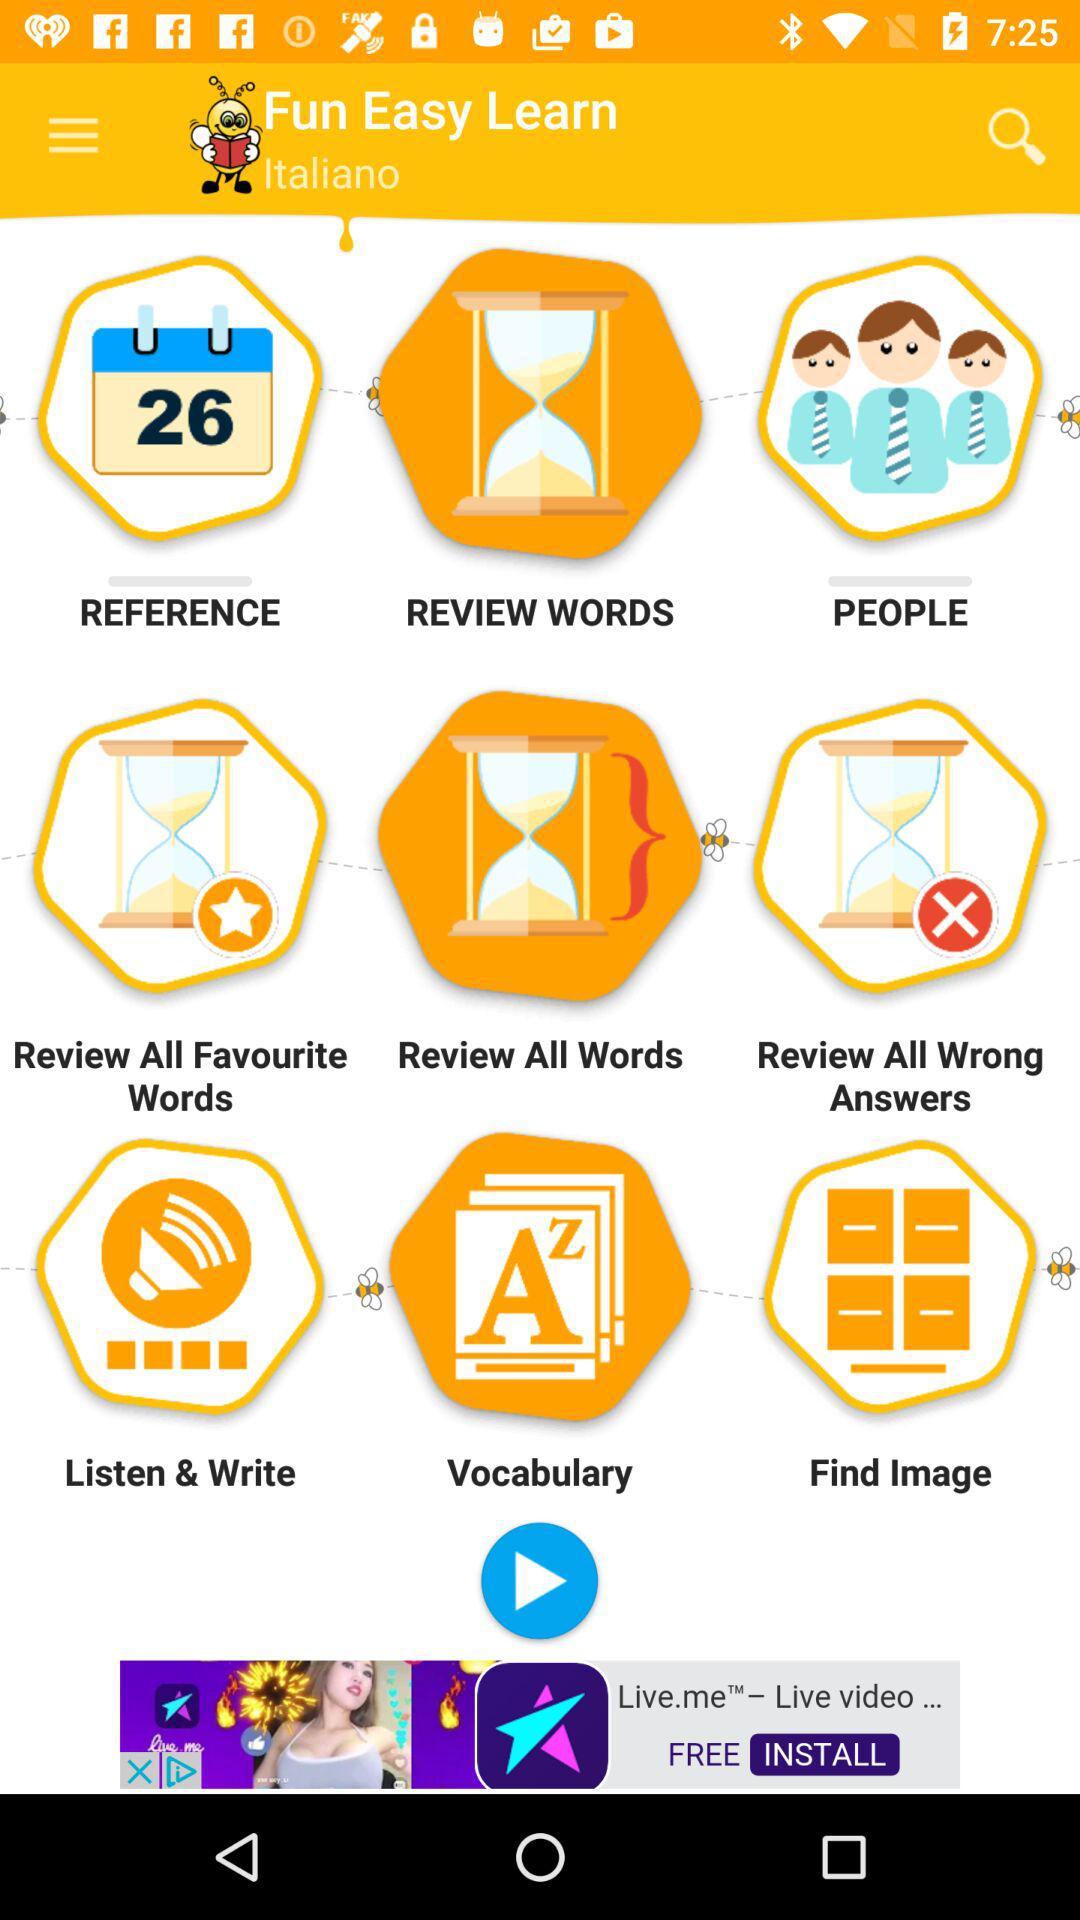  I want to click on italian, so click(538, 1582).